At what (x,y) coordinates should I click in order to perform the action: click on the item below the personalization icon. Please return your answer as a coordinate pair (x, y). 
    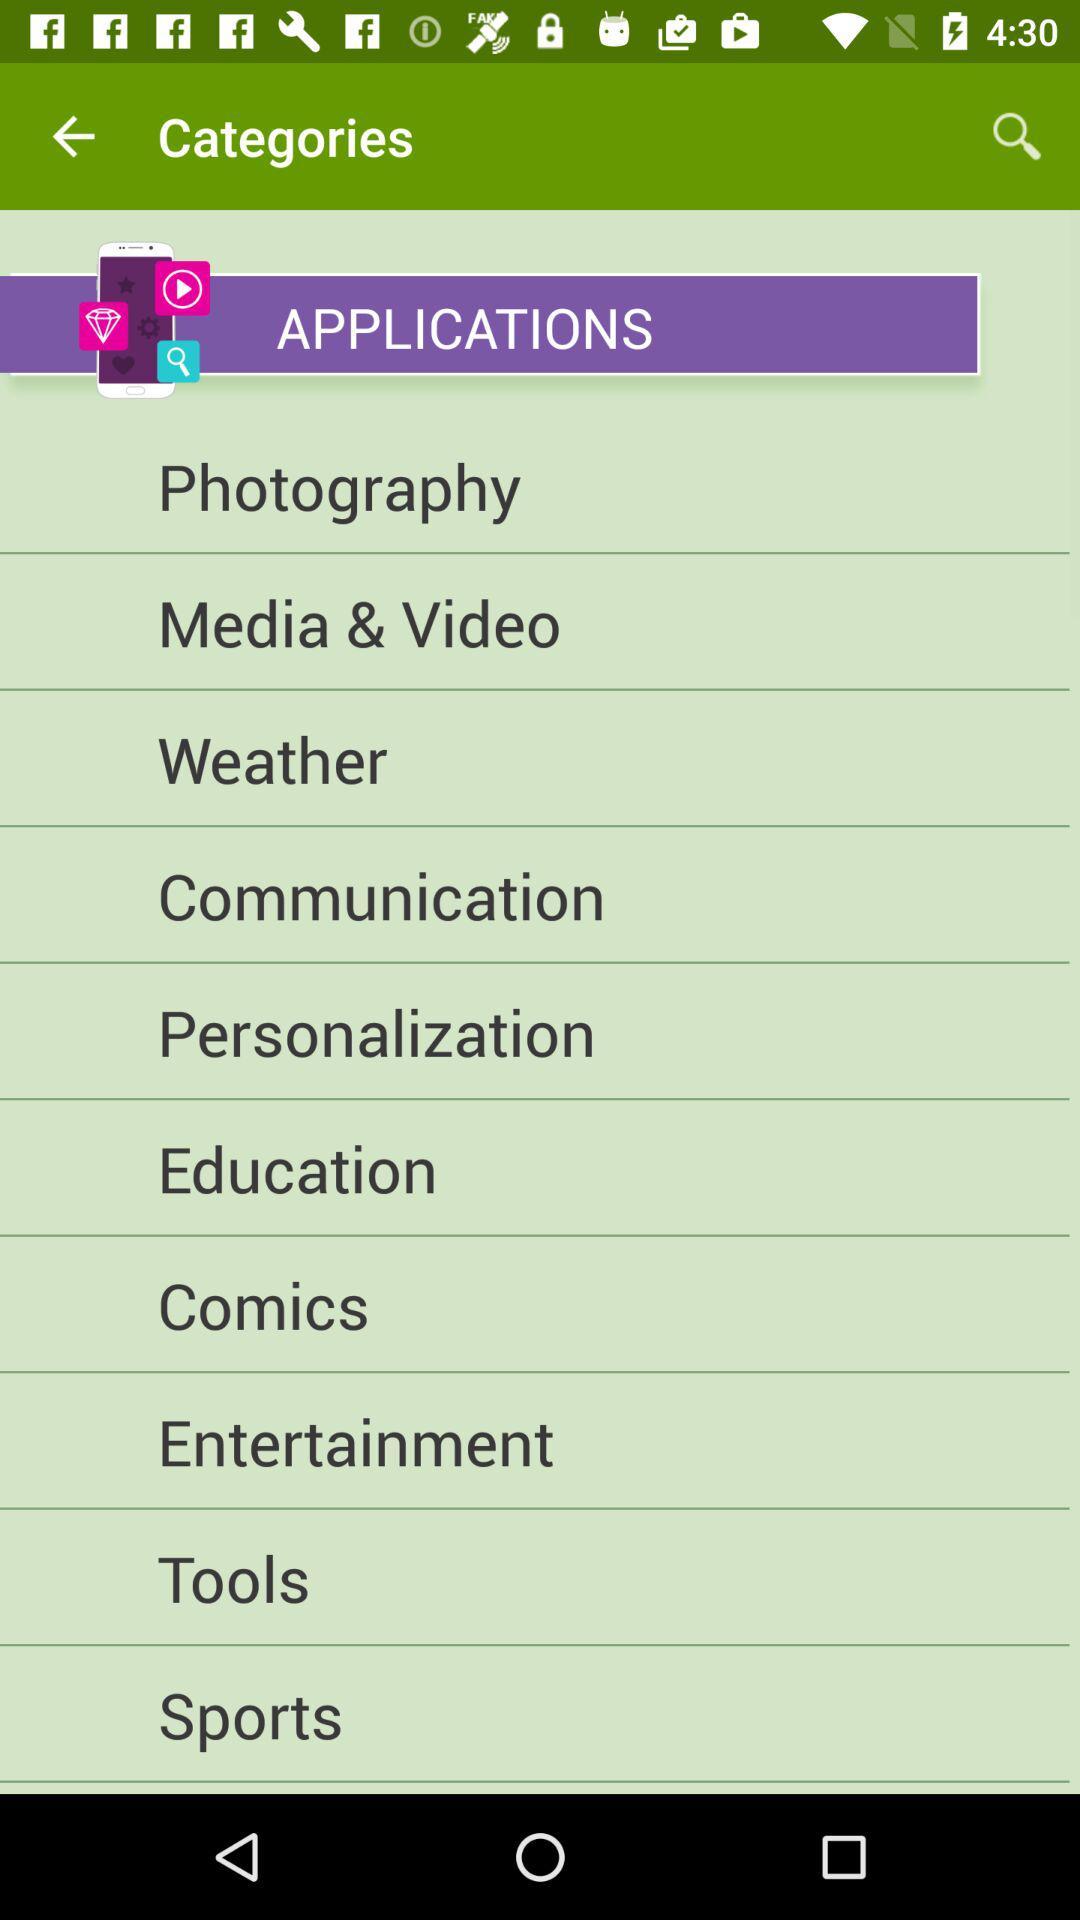
    Looking at the image, I should click on (533, 1168).